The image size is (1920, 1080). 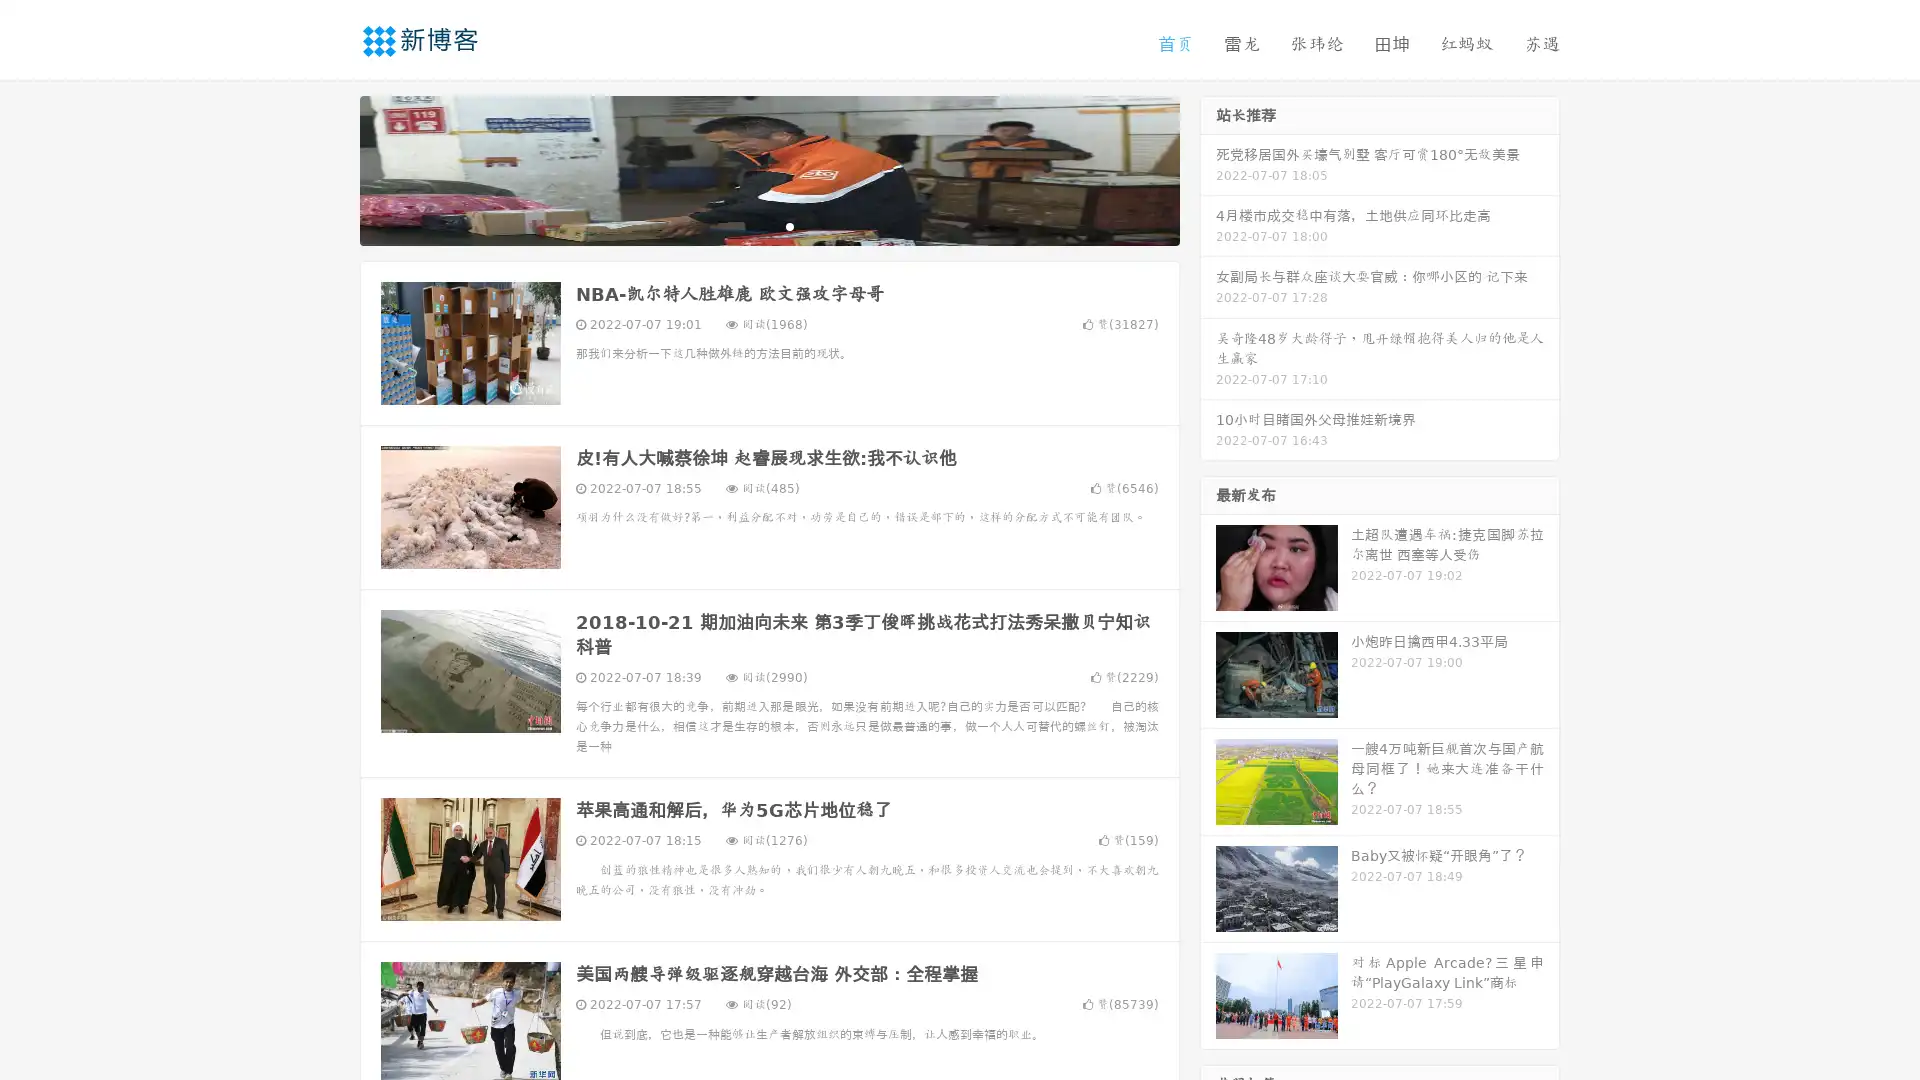 I want to click on Go to slide 2, so click(x=768, y=225).